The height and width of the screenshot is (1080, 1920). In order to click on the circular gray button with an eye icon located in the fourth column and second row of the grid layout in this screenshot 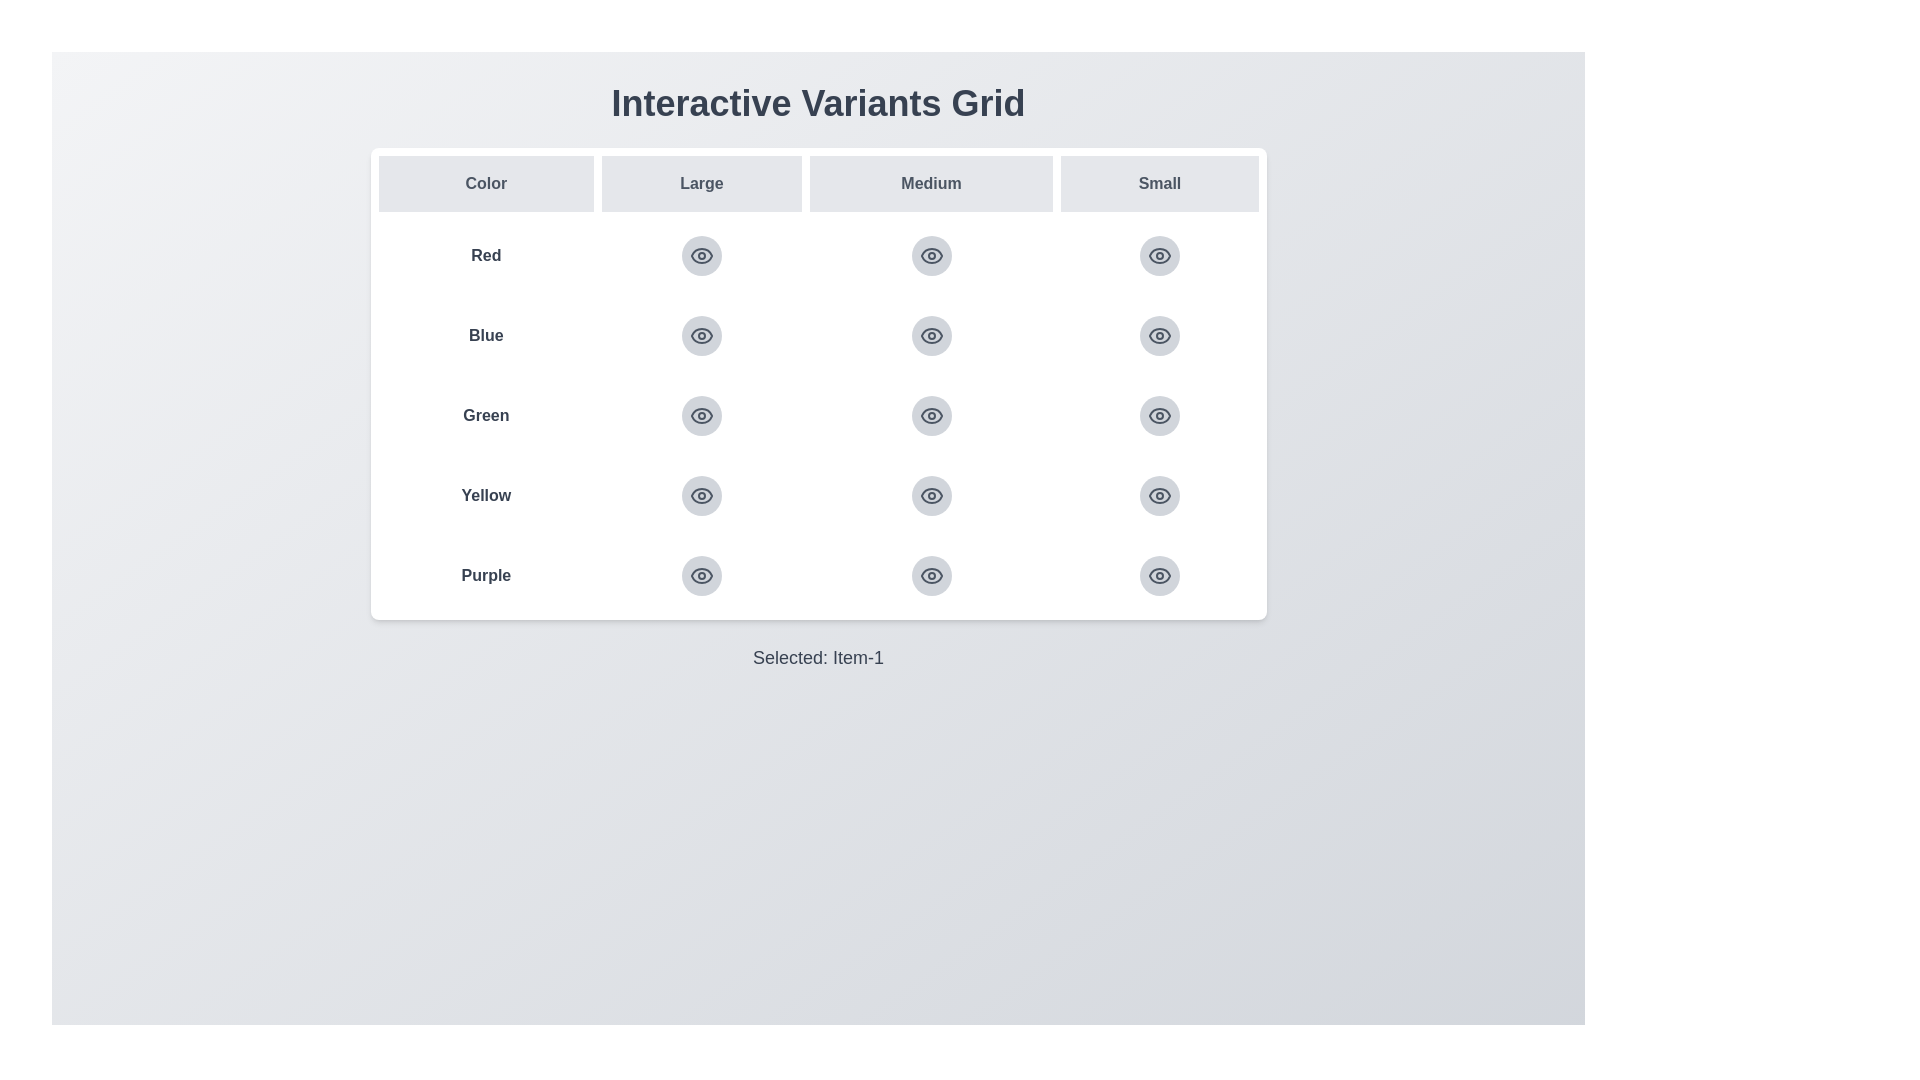, I will do `click(930, 334)`.